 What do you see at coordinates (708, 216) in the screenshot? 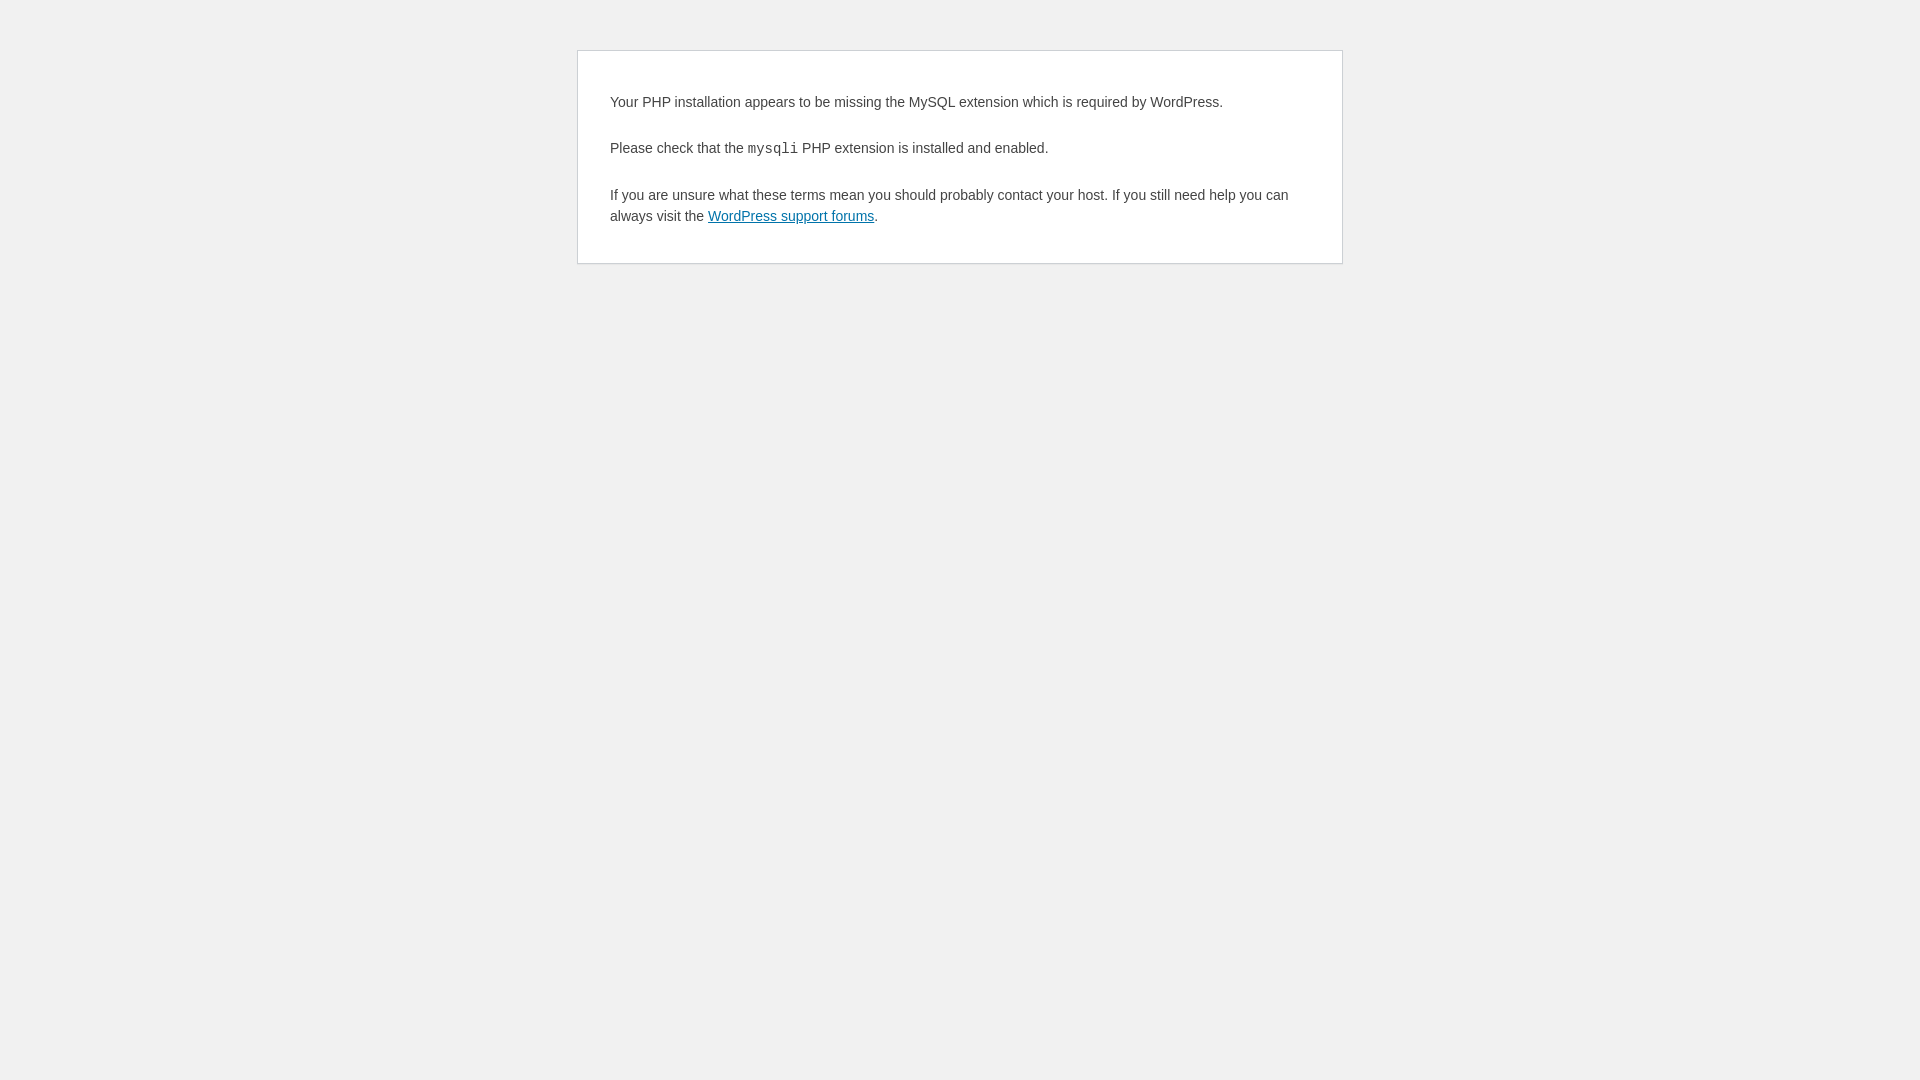
I see `'WordPress support forums'` at bounding box center [708, 216].